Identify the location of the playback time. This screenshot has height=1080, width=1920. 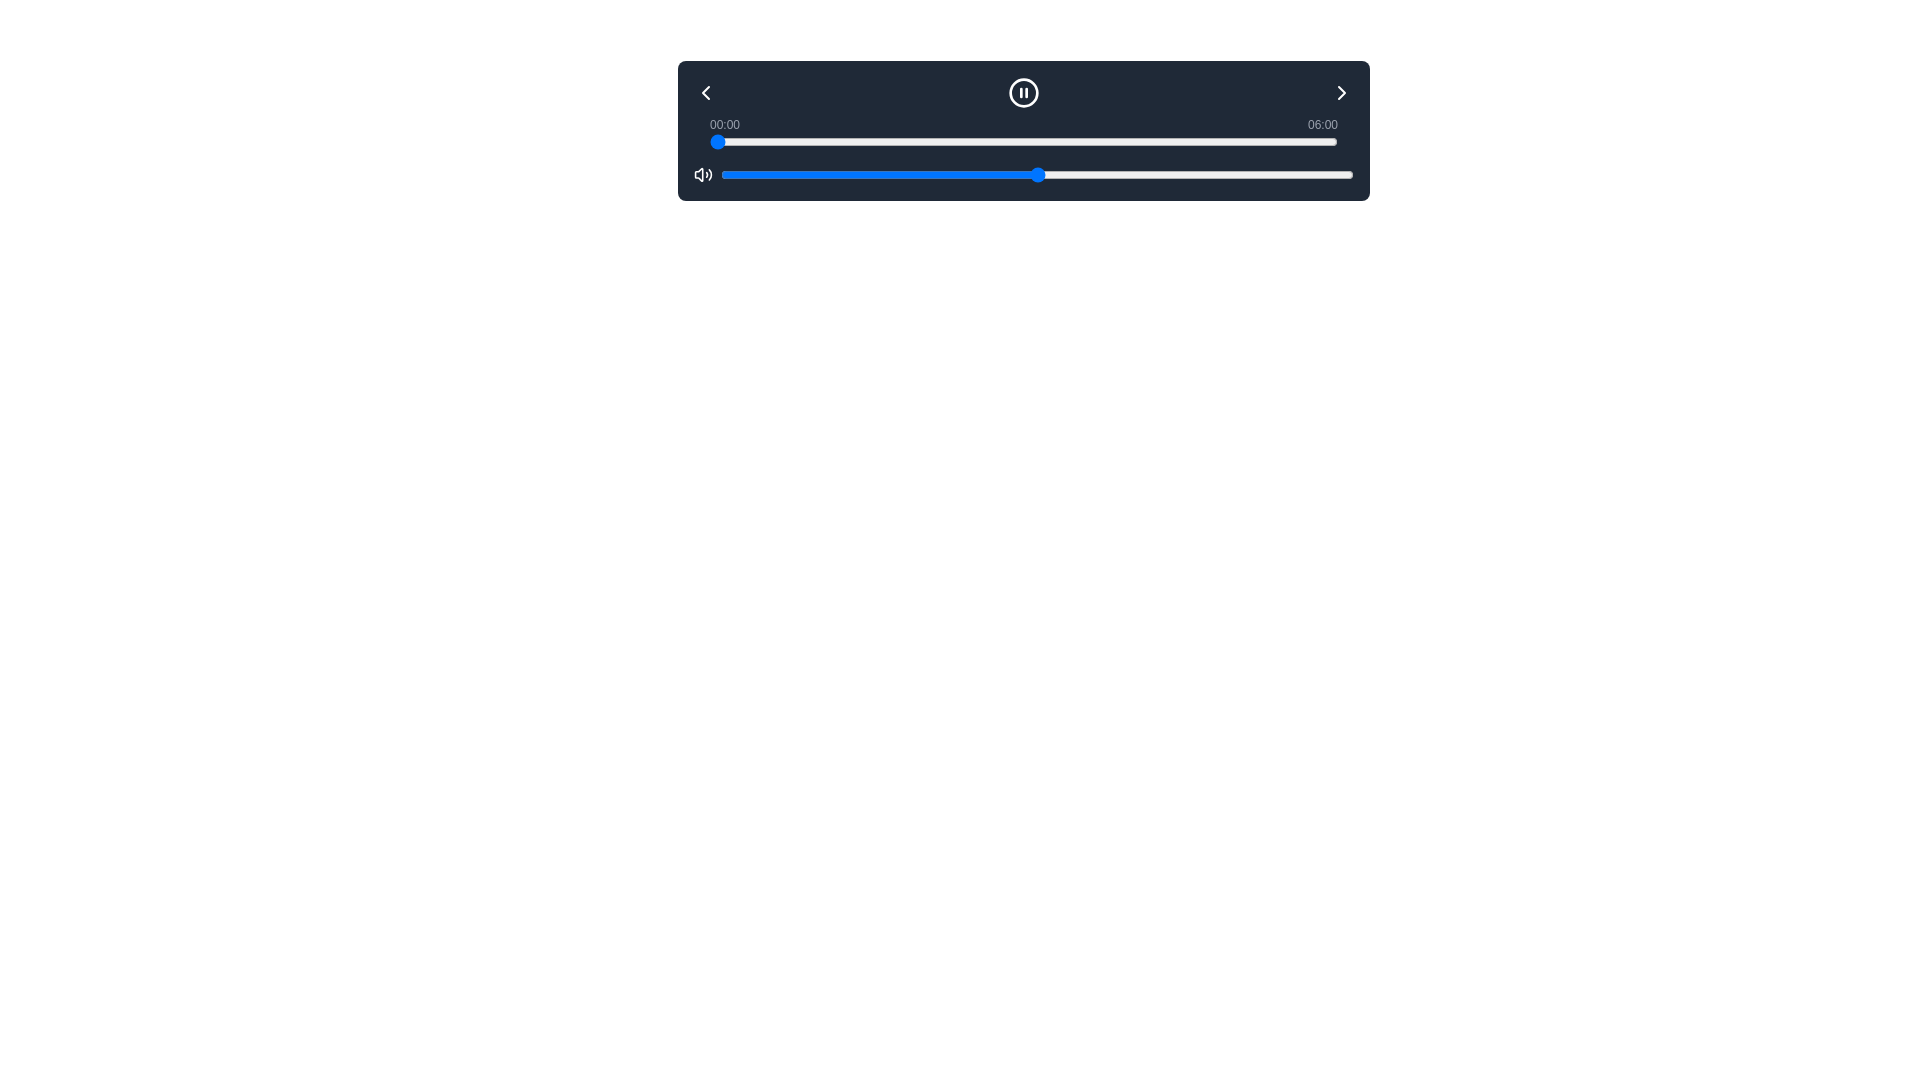
(1098, 141).